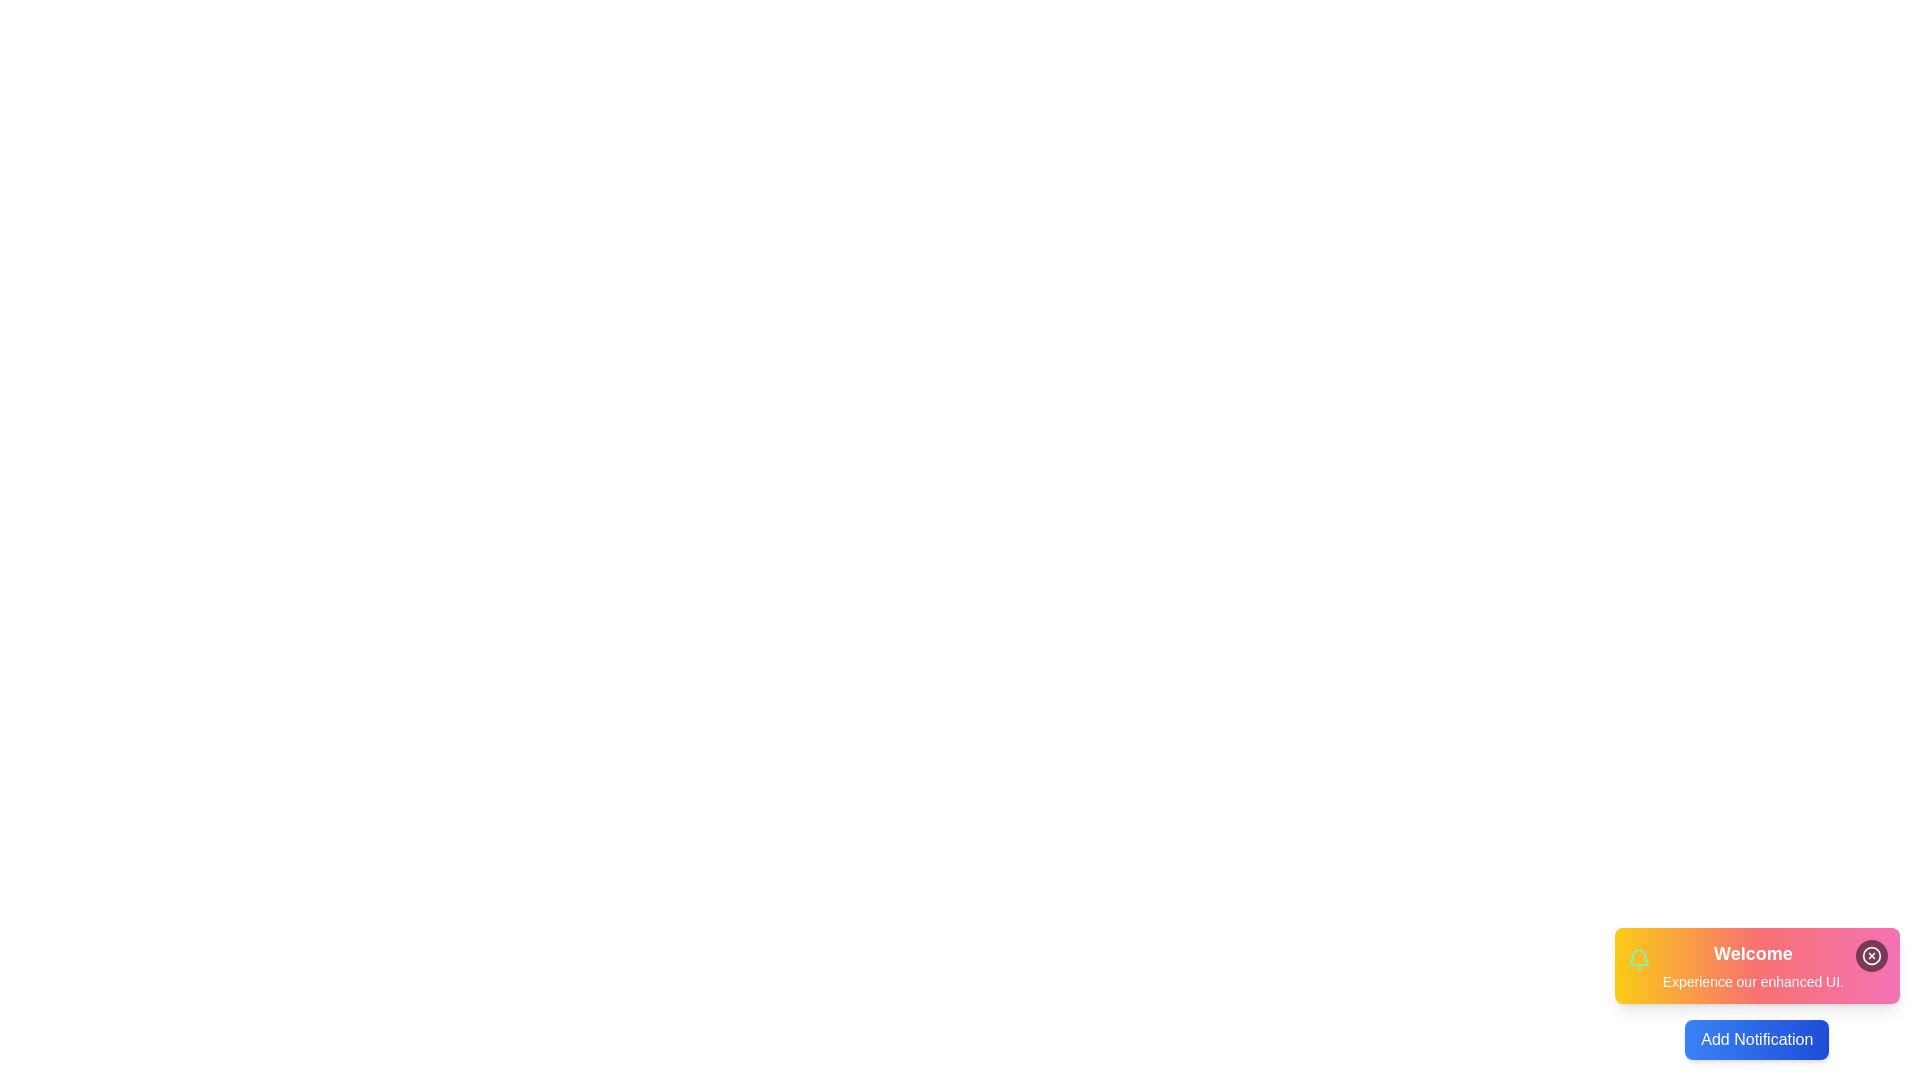 This screenshot has width=1920, height=1080. Describe the element at coordinates (1756, 1039) in the screenshot. I see `the button located at the bottom-right corner of the notification section` at that location.